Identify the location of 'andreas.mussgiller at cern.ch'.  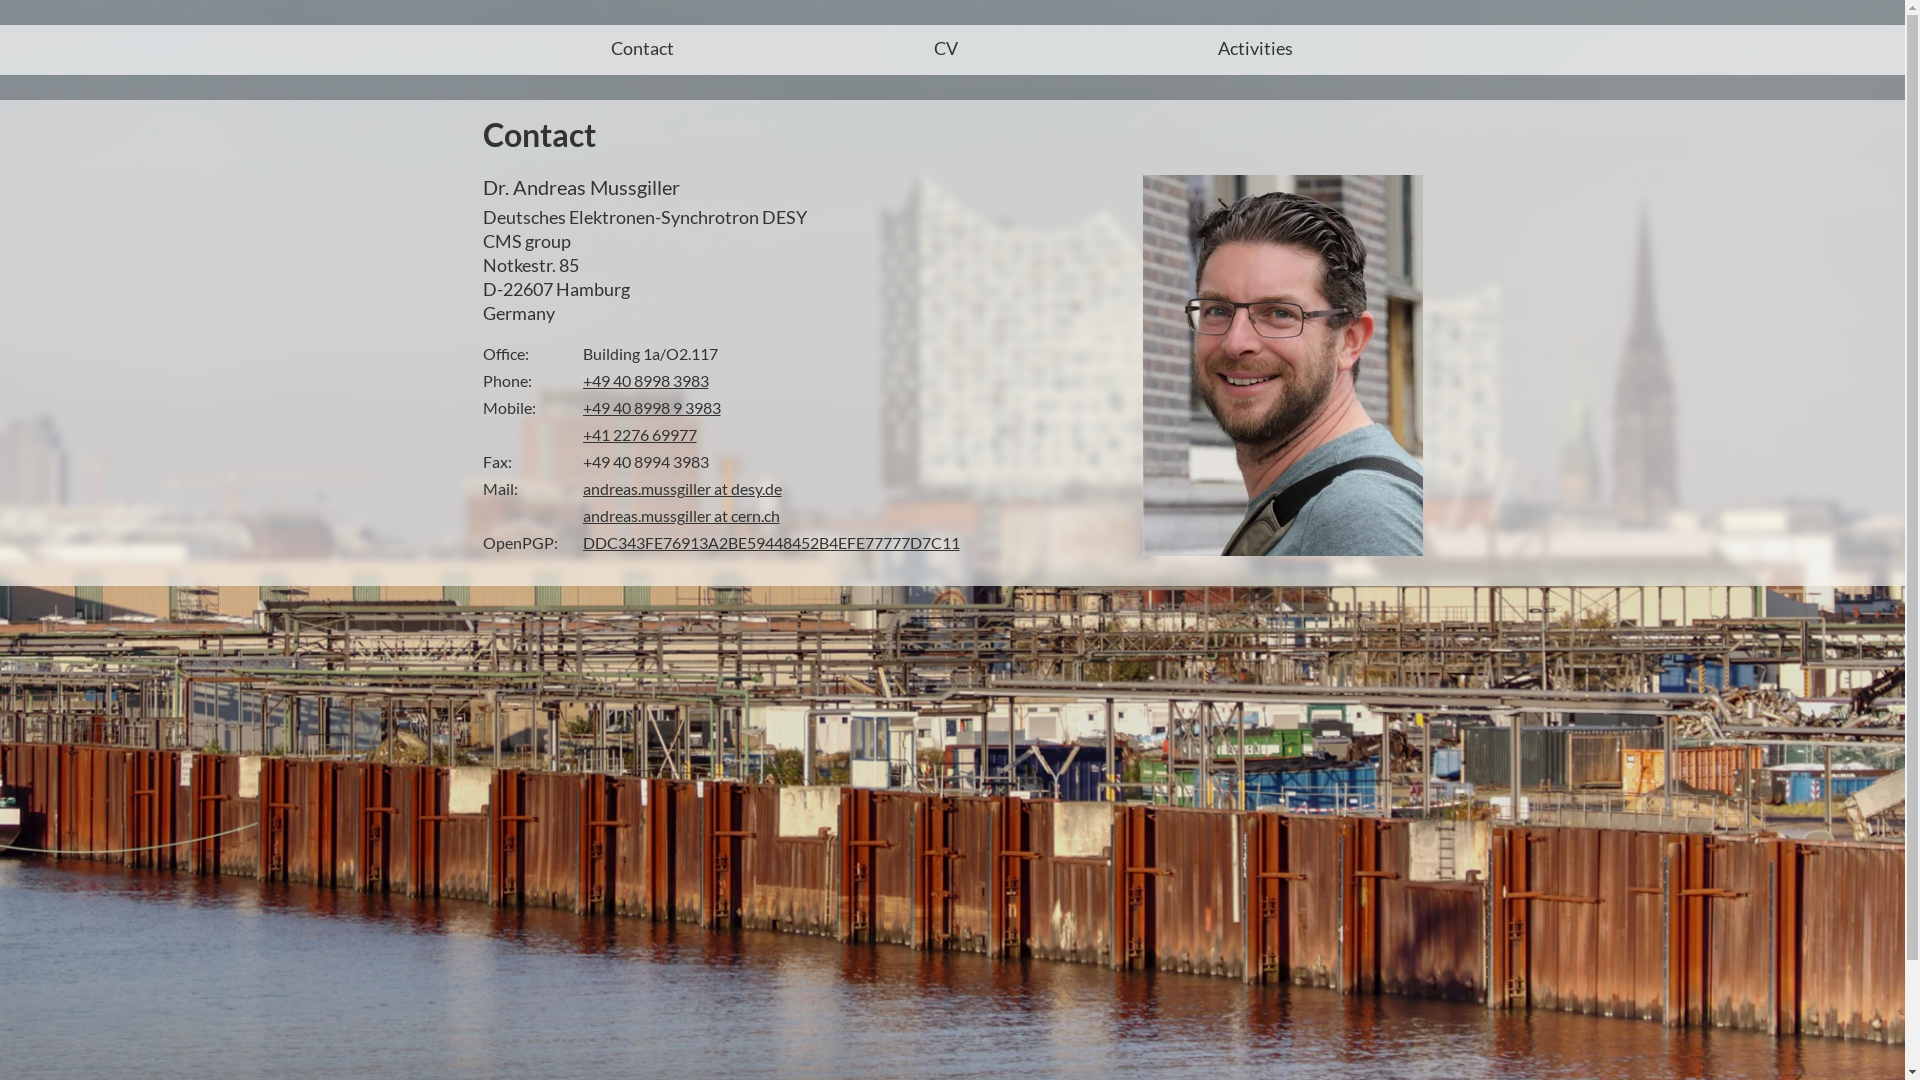
(680, 514).